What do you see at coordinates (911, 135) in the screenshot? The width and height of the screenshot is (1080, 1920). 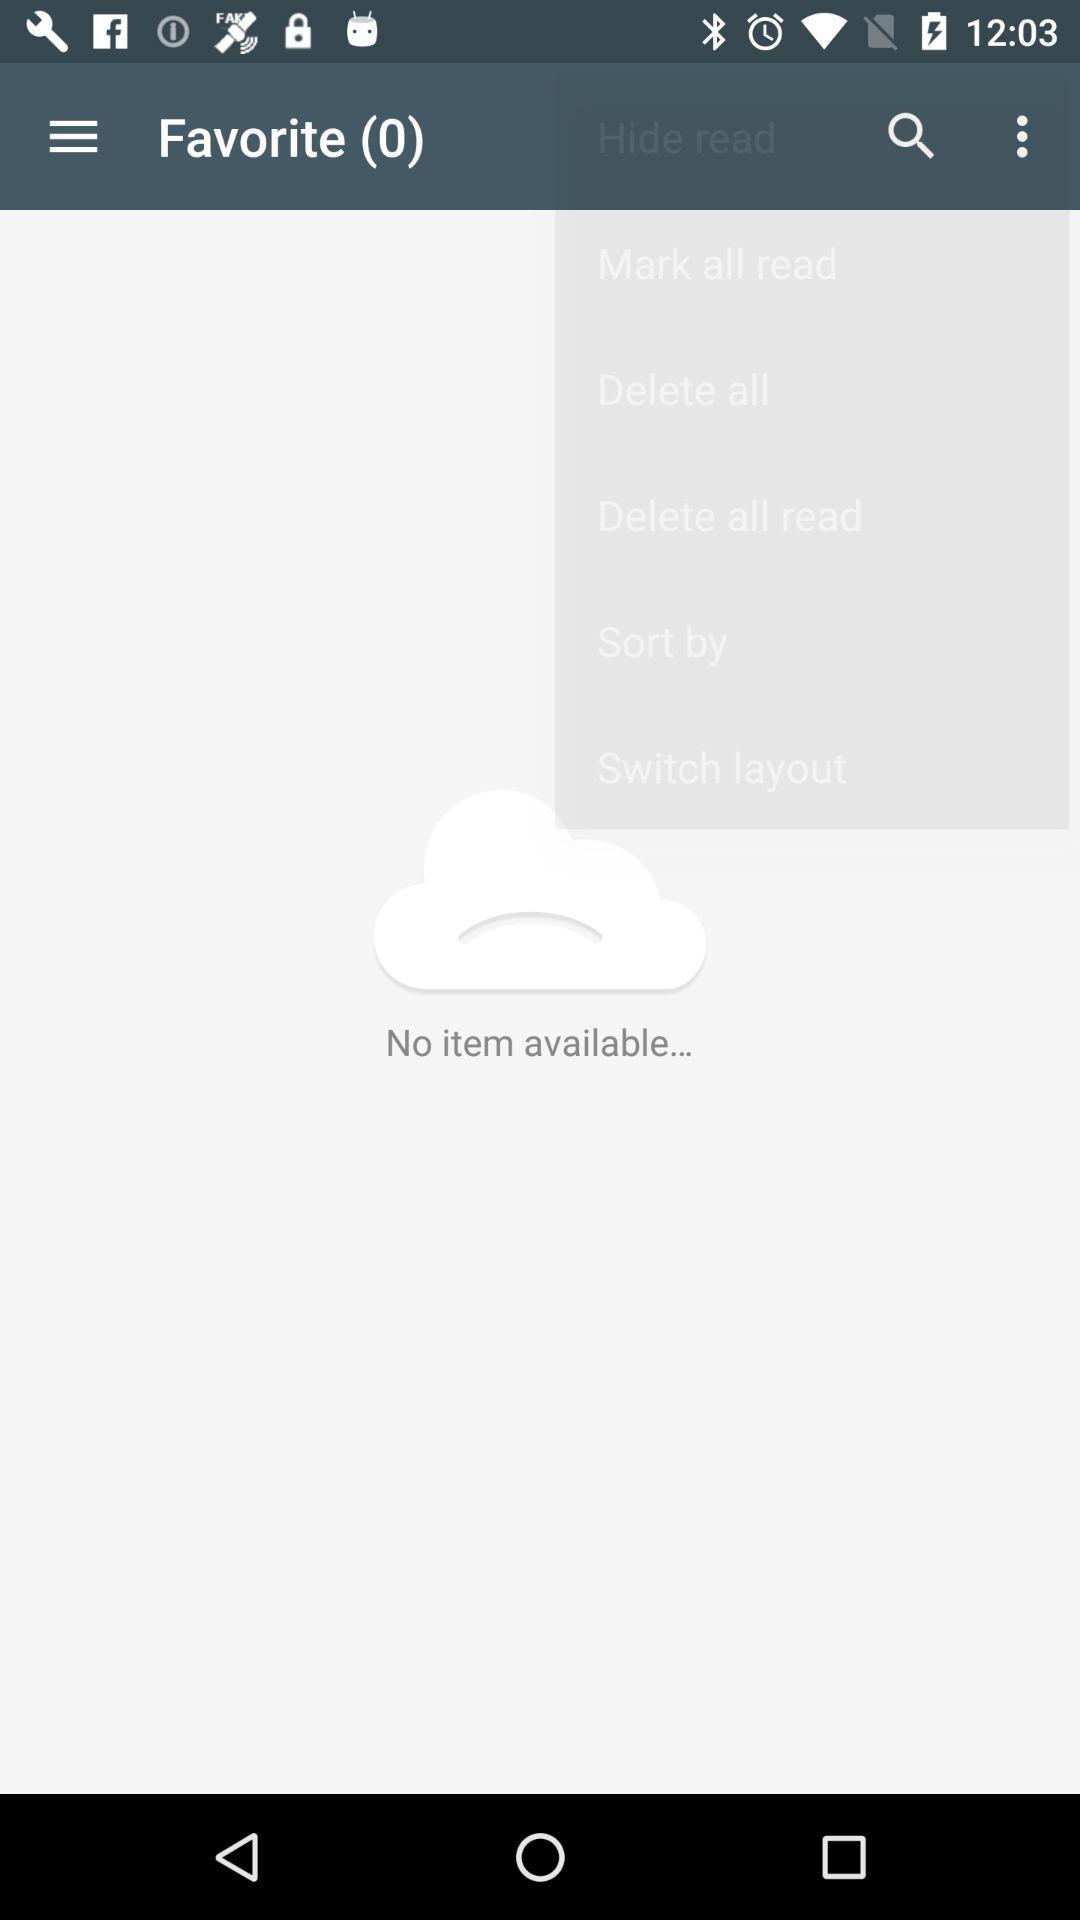 I see `the item next to favorite (0) item` at bounding box center [911, 135].